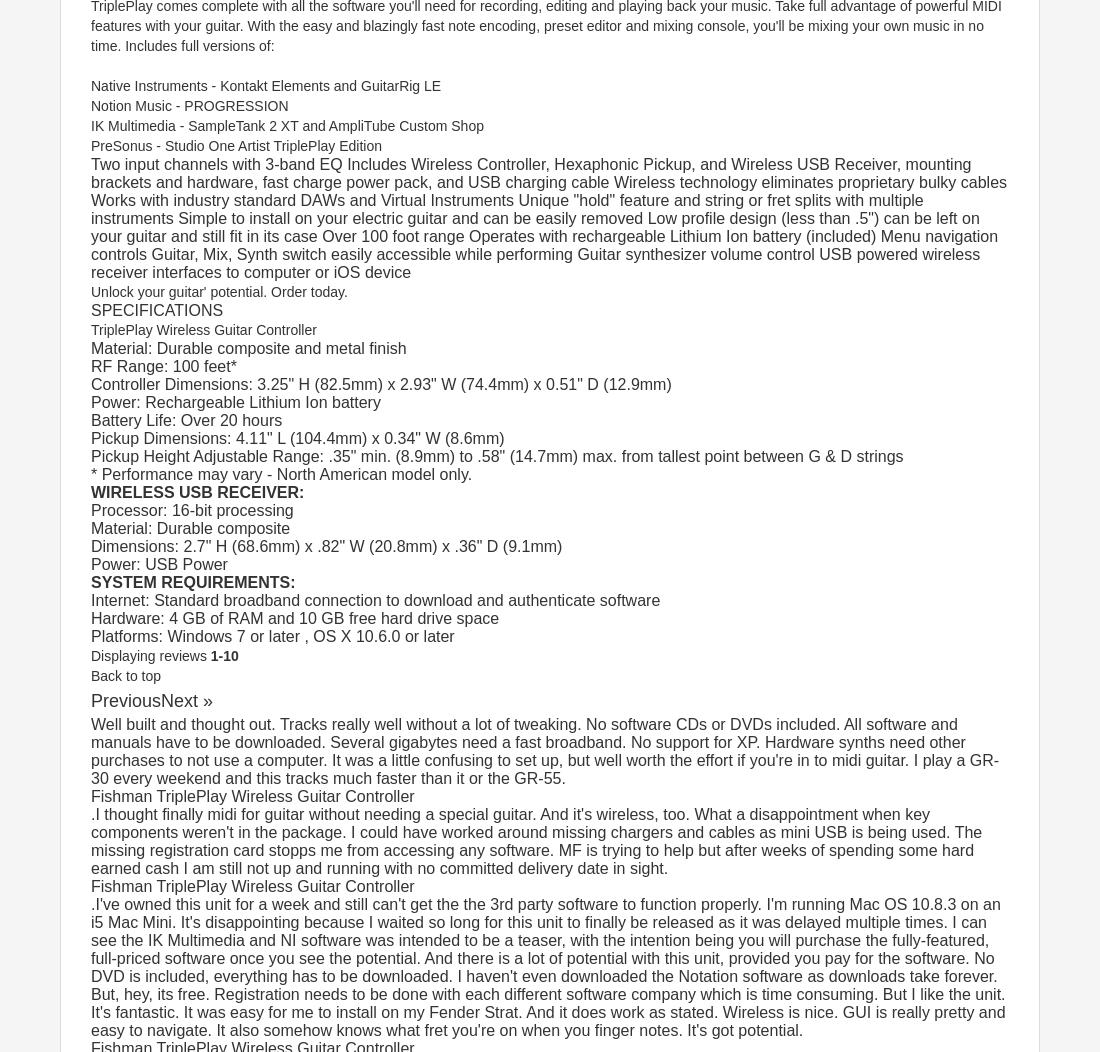 This screenshot has width=1100, height=1052. What do you see at coordinates (280, 474) in the screenshot?
I see `'* Performance may vary - North American model only.'` at bounding box center [280, 474].